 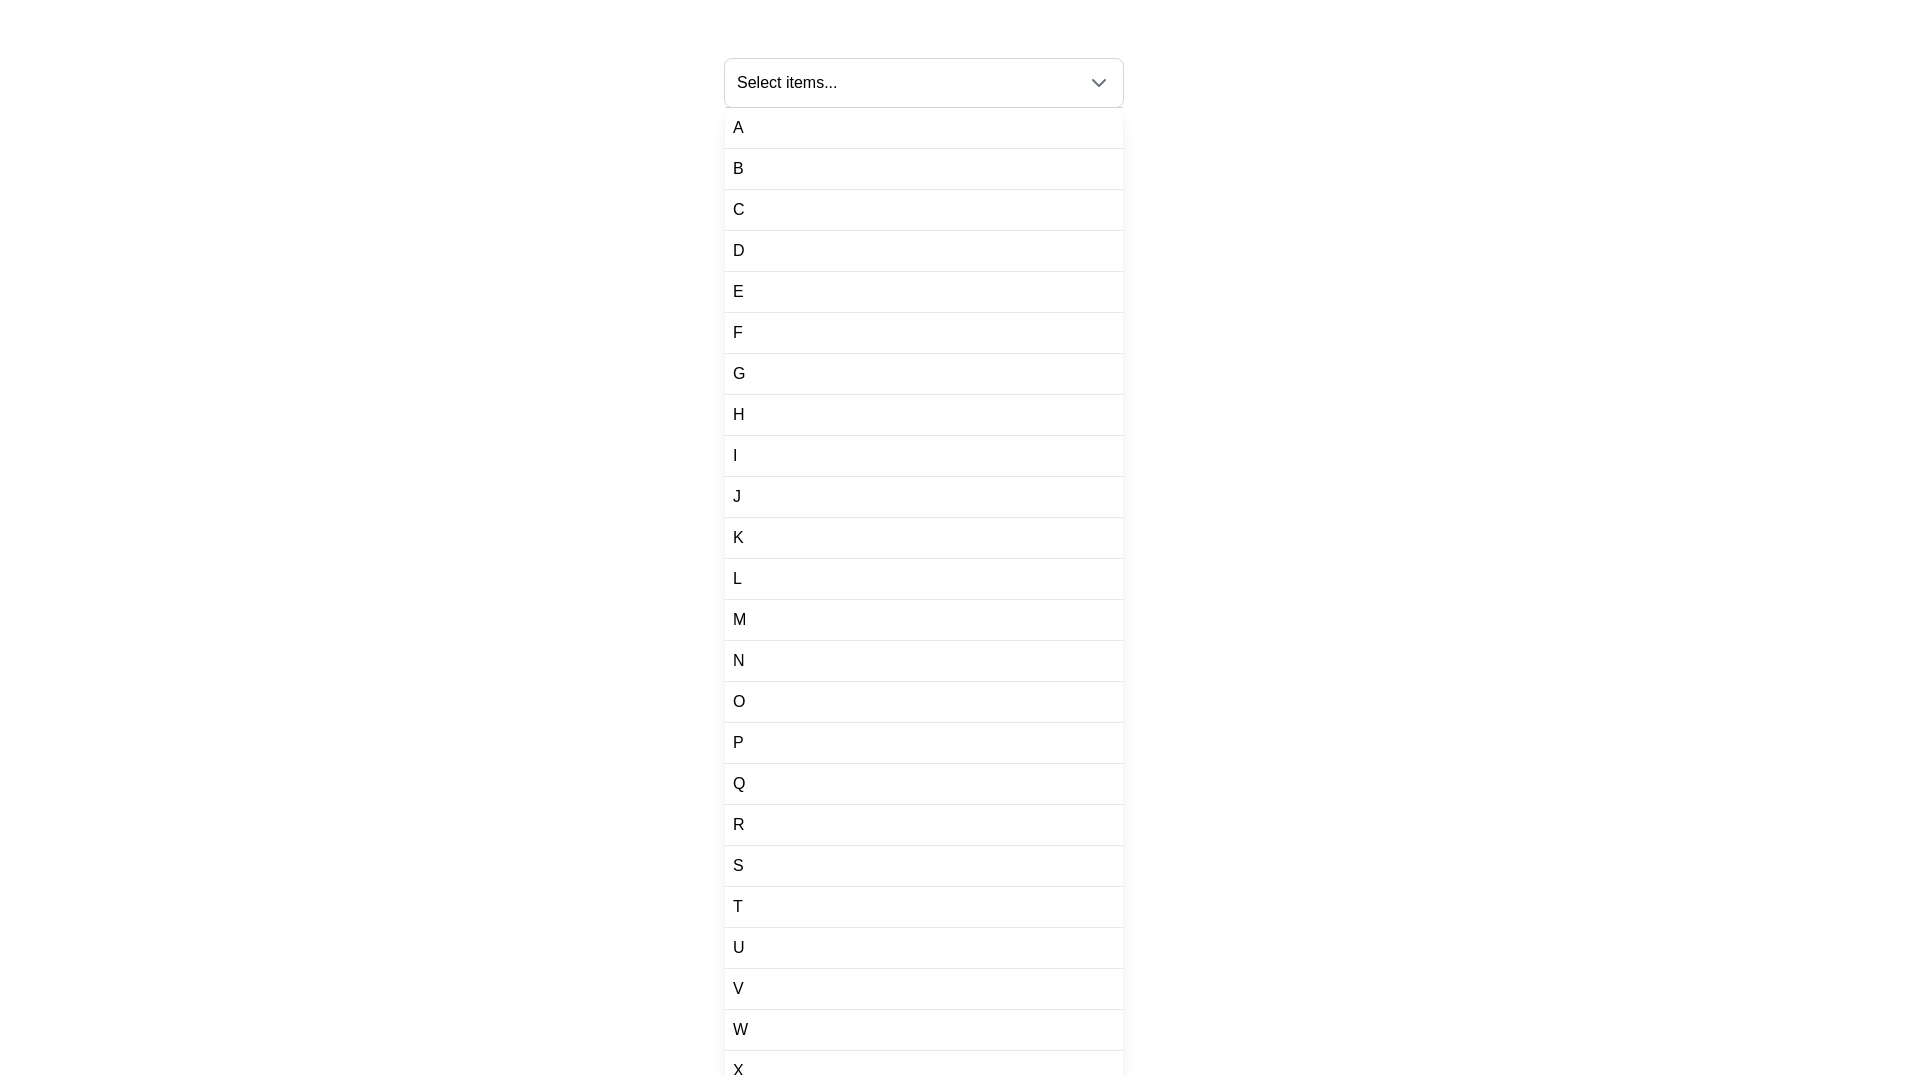 I want to click on the 'M' text label element located in the vertical list of alphabetic characters, so click(x=738, y=619).